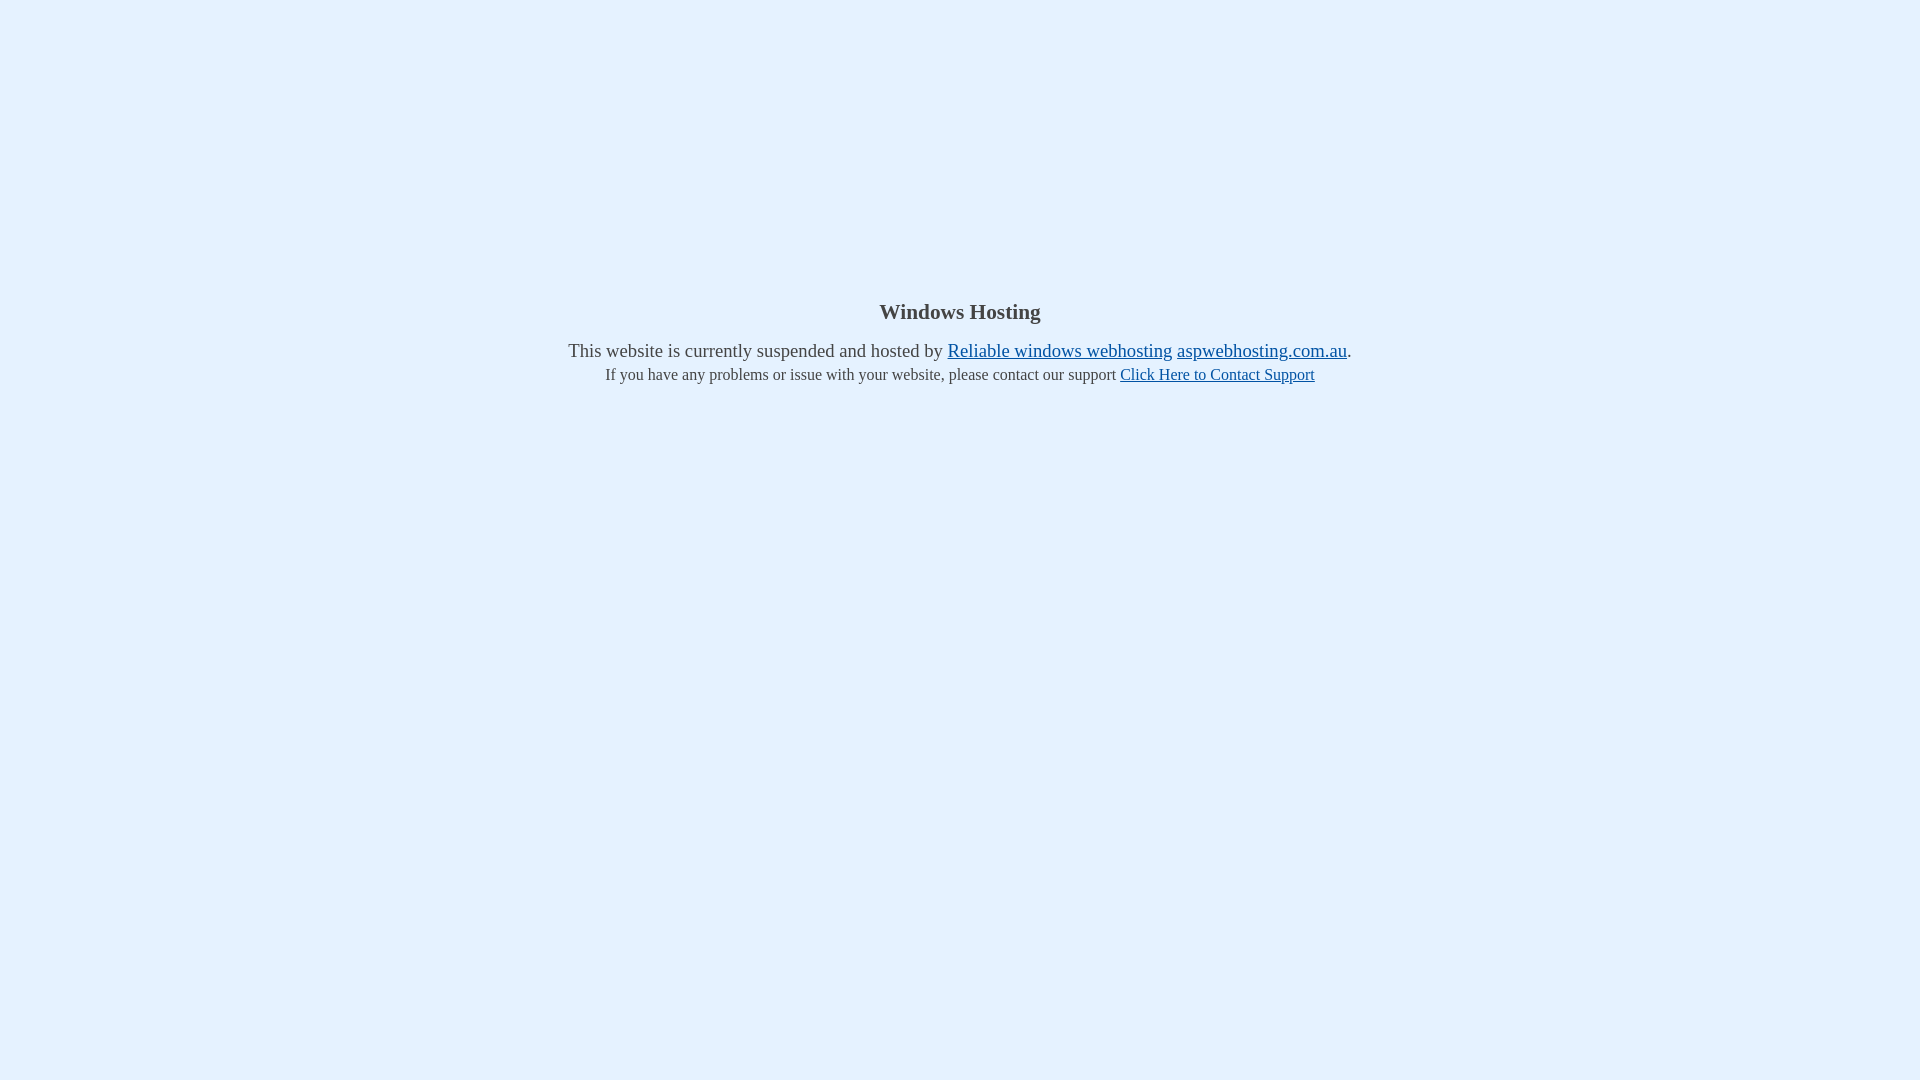 The height and width of the screenshot is (1080, 1920). Describe the element at coordinates (1261, 349) in the screenshot. I see `'aspwebhosting.com.au'` at that location.